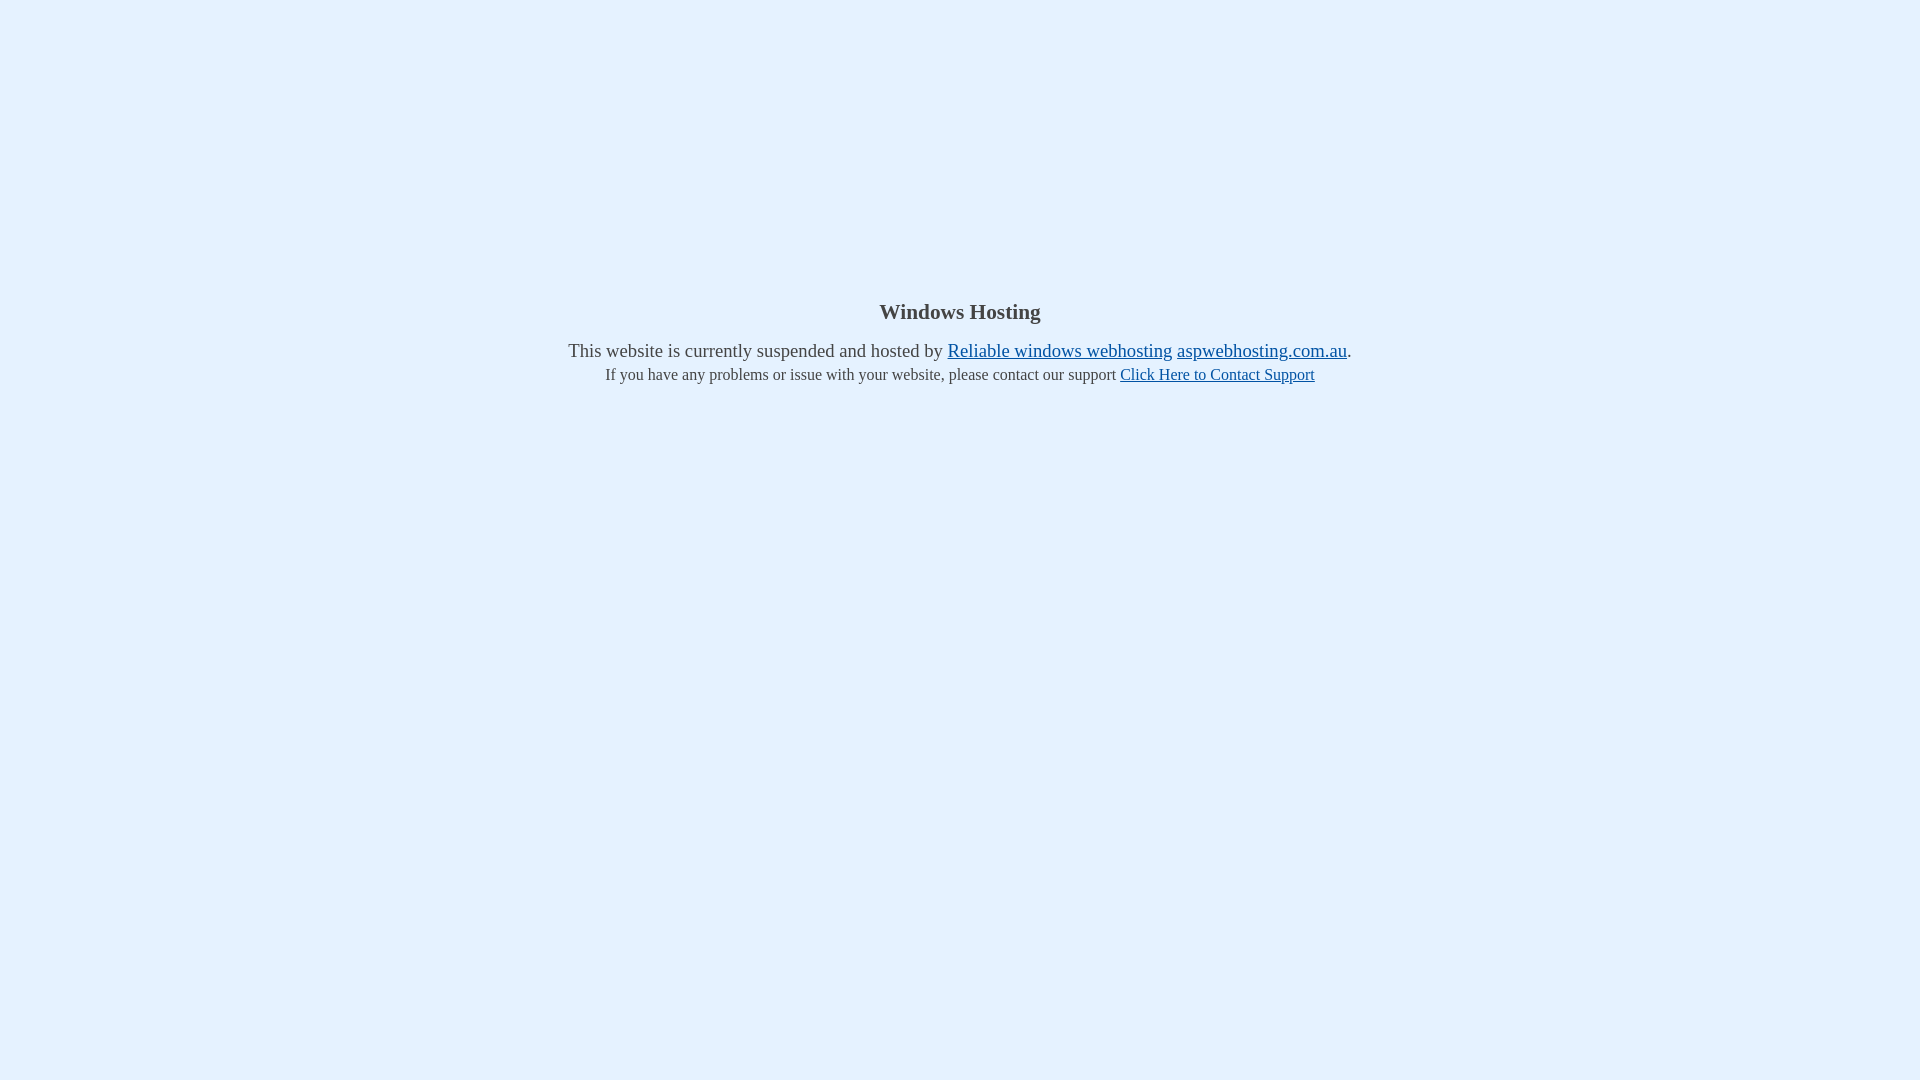 The height and width of the screenshot is (1080, 1920). Describe the element at coordinates (1261, 349) in the screenshot. I see `'aspwebhosting.com.au'` at that location.